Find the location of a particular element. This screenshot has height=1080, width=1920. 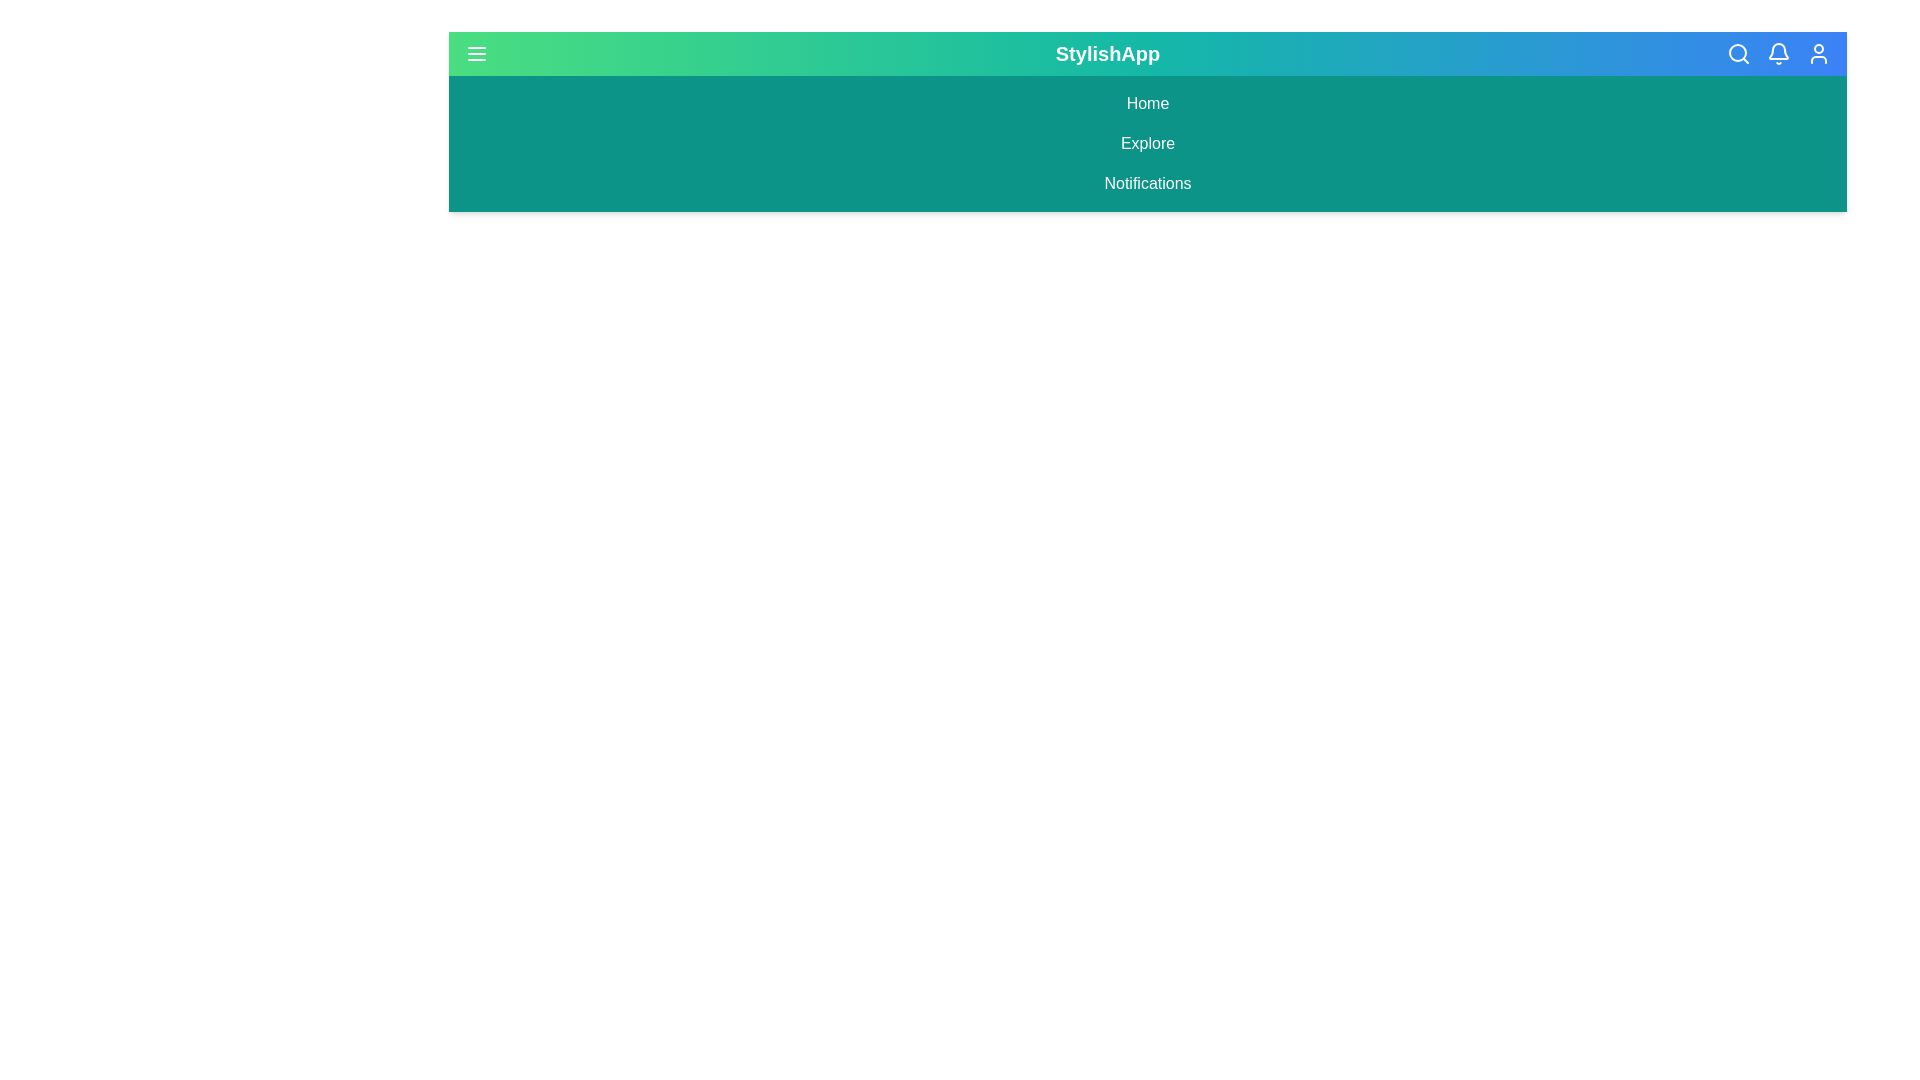

the navigation link Notifications is located at coordinates (1147, 184).